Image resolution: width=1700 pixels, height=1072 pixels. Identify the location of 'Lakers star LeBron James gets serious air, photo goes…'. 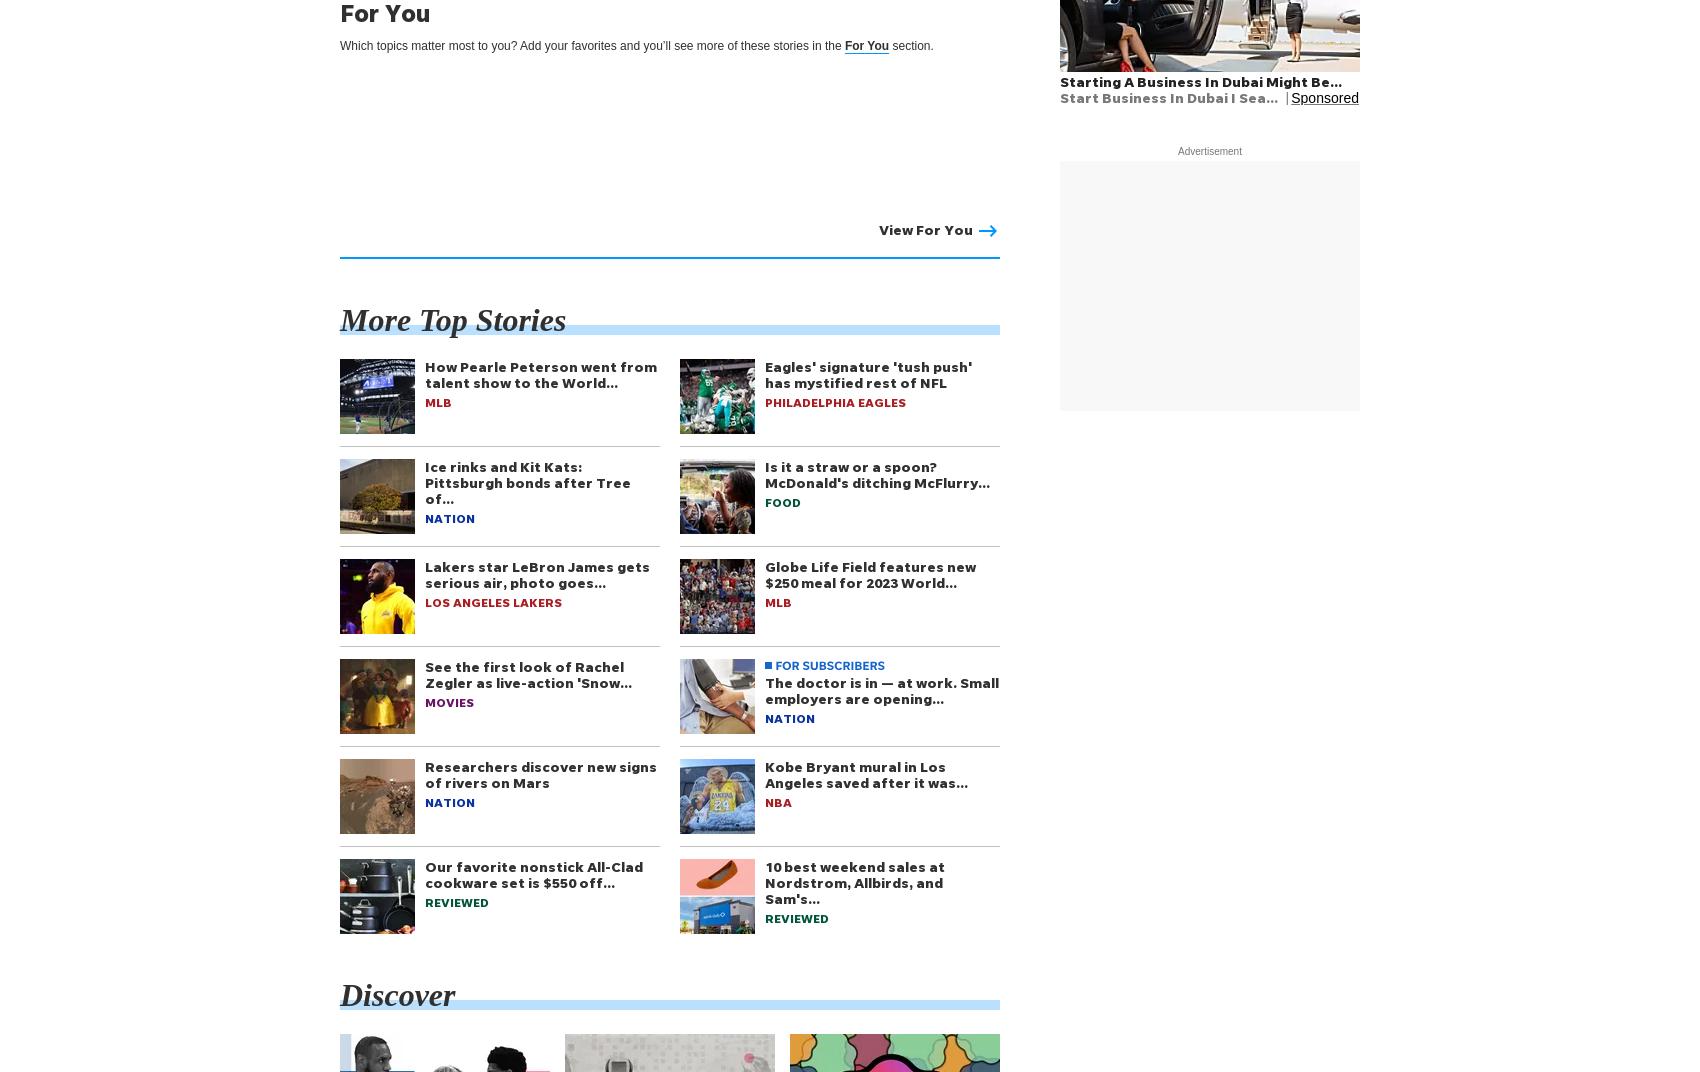
(536, 573).